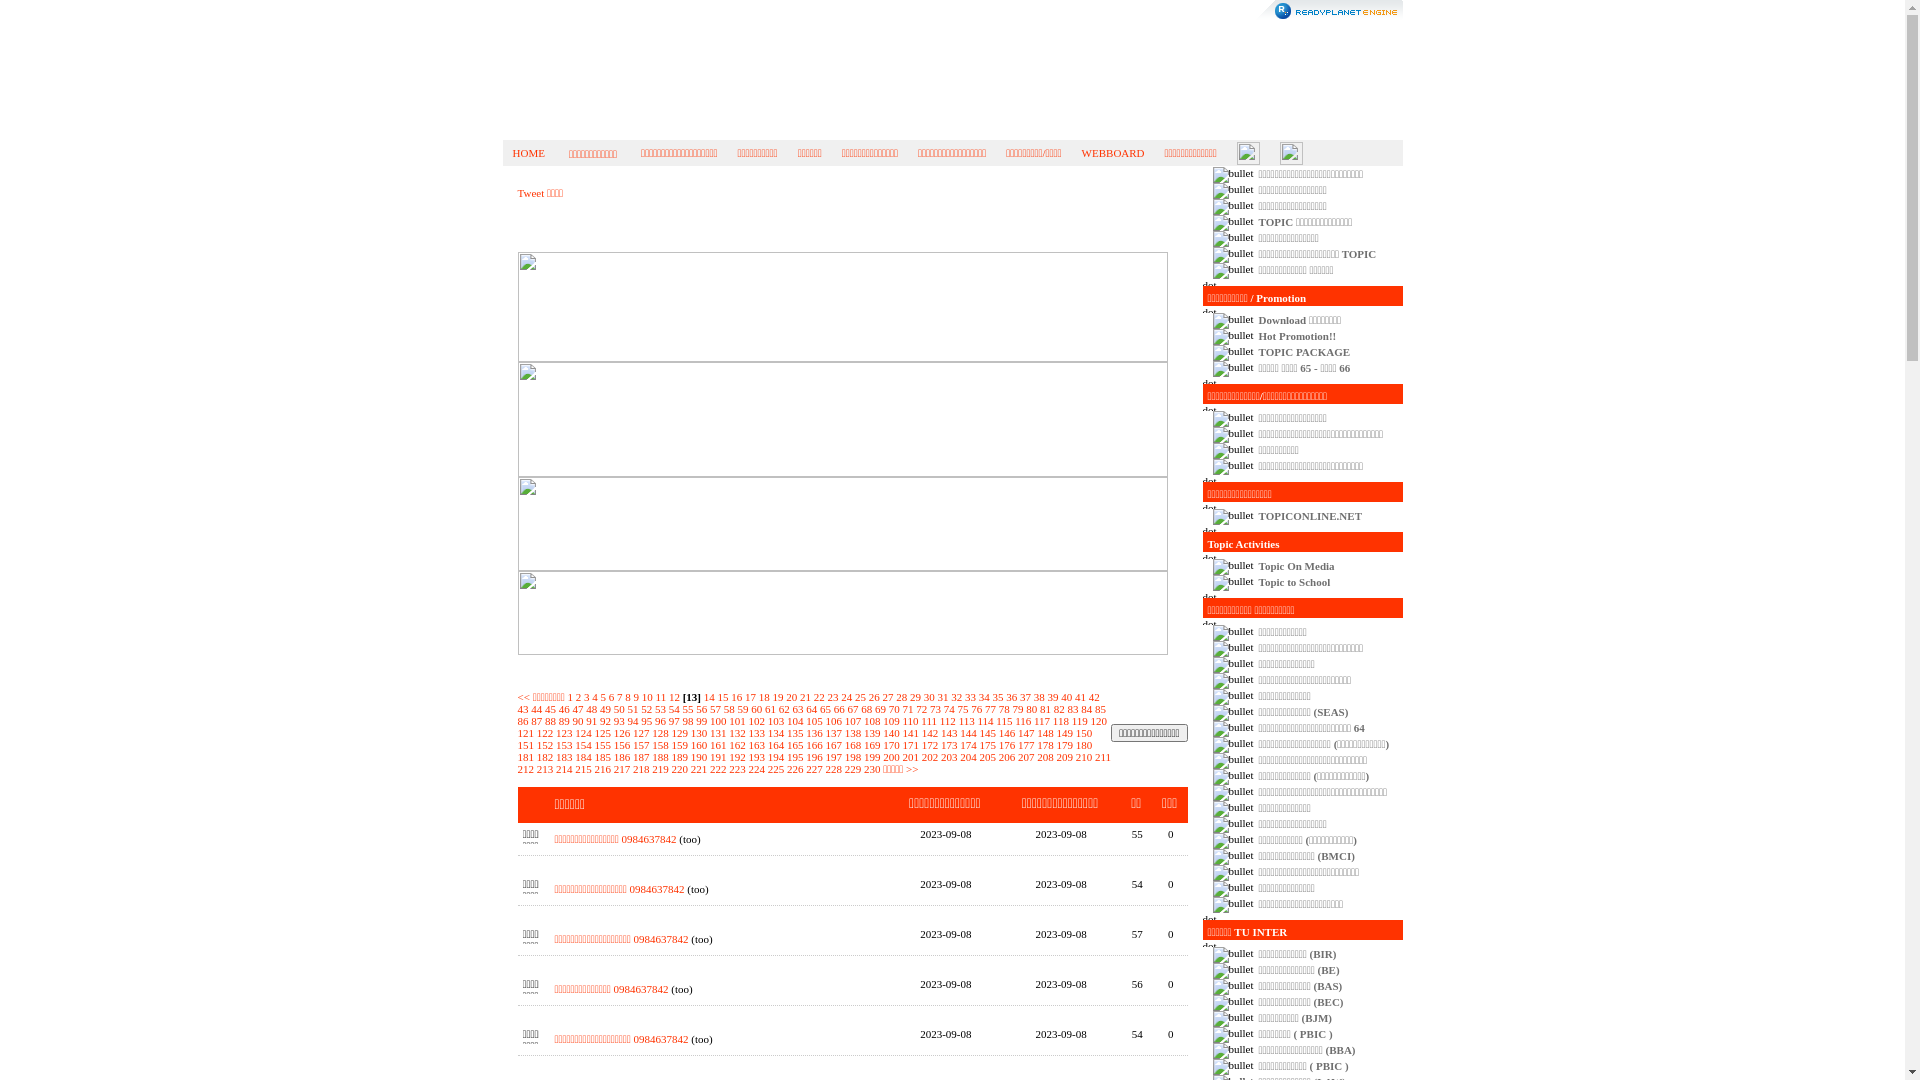 This screenshot has width=1920, height=1080. What do you see at coordinates (839, 708) in the screenshot?
I see `'66'` at bounding box center [839, 708].